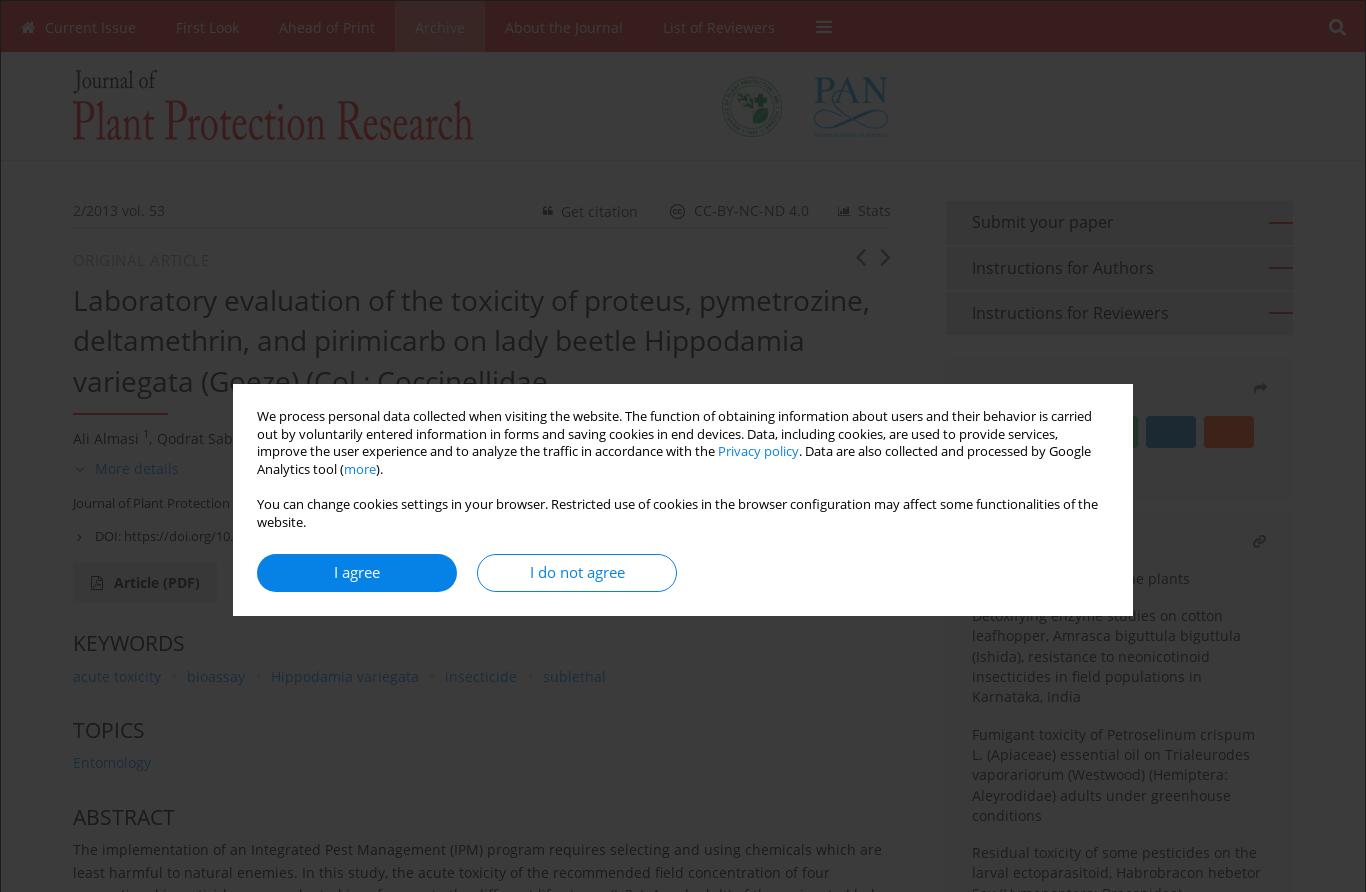  Describe the element at coordinates (239, 536) in the screenshot. I see `'https://doi.org/10.2478/jppr-2013-0021'` at that location.